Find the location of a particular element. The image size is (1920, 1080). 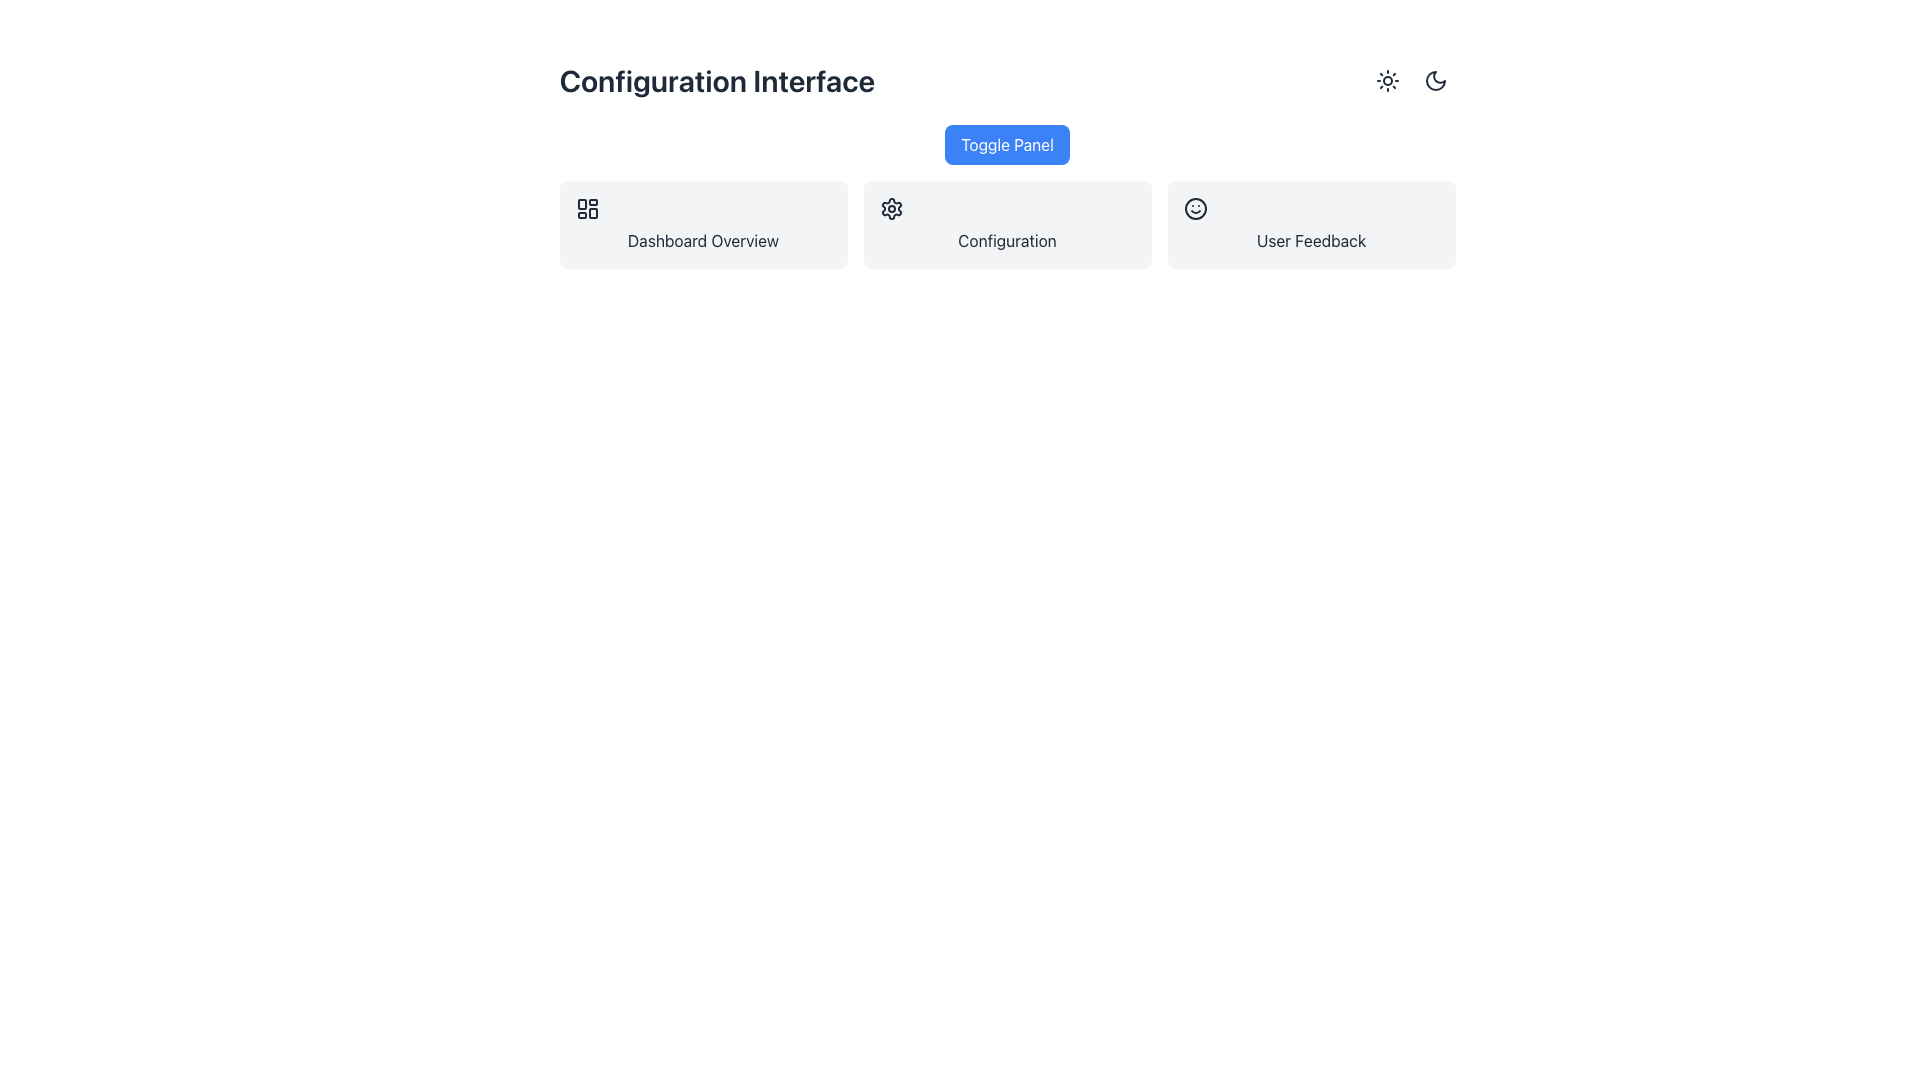

the icon located in the top-left corner of the 'Dashboard Overview' card, which serves as a link to navigate to the dashboard functionality is located at coordinates (586, 208).